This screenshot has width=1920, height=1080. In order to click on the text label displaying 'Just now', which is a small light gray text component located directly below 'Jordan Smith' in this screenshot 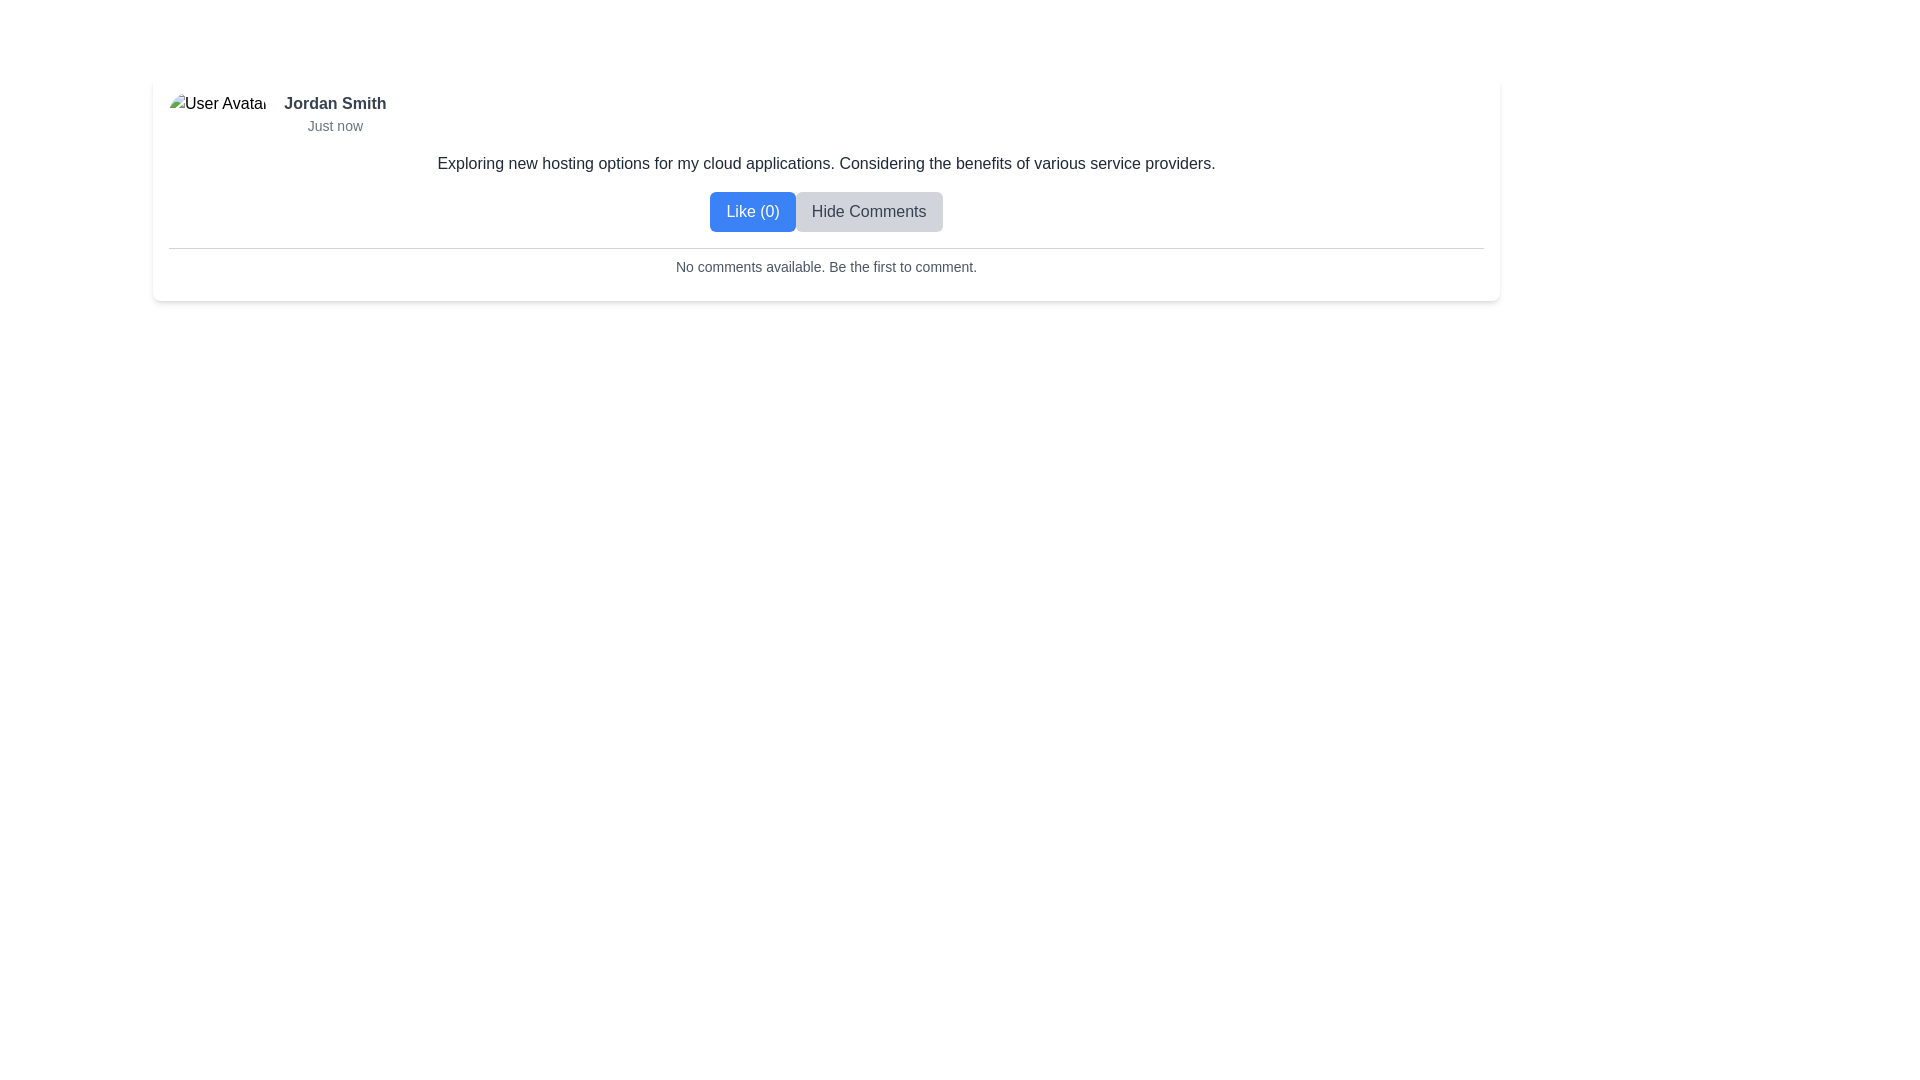, I will do `click(335, 126)`.